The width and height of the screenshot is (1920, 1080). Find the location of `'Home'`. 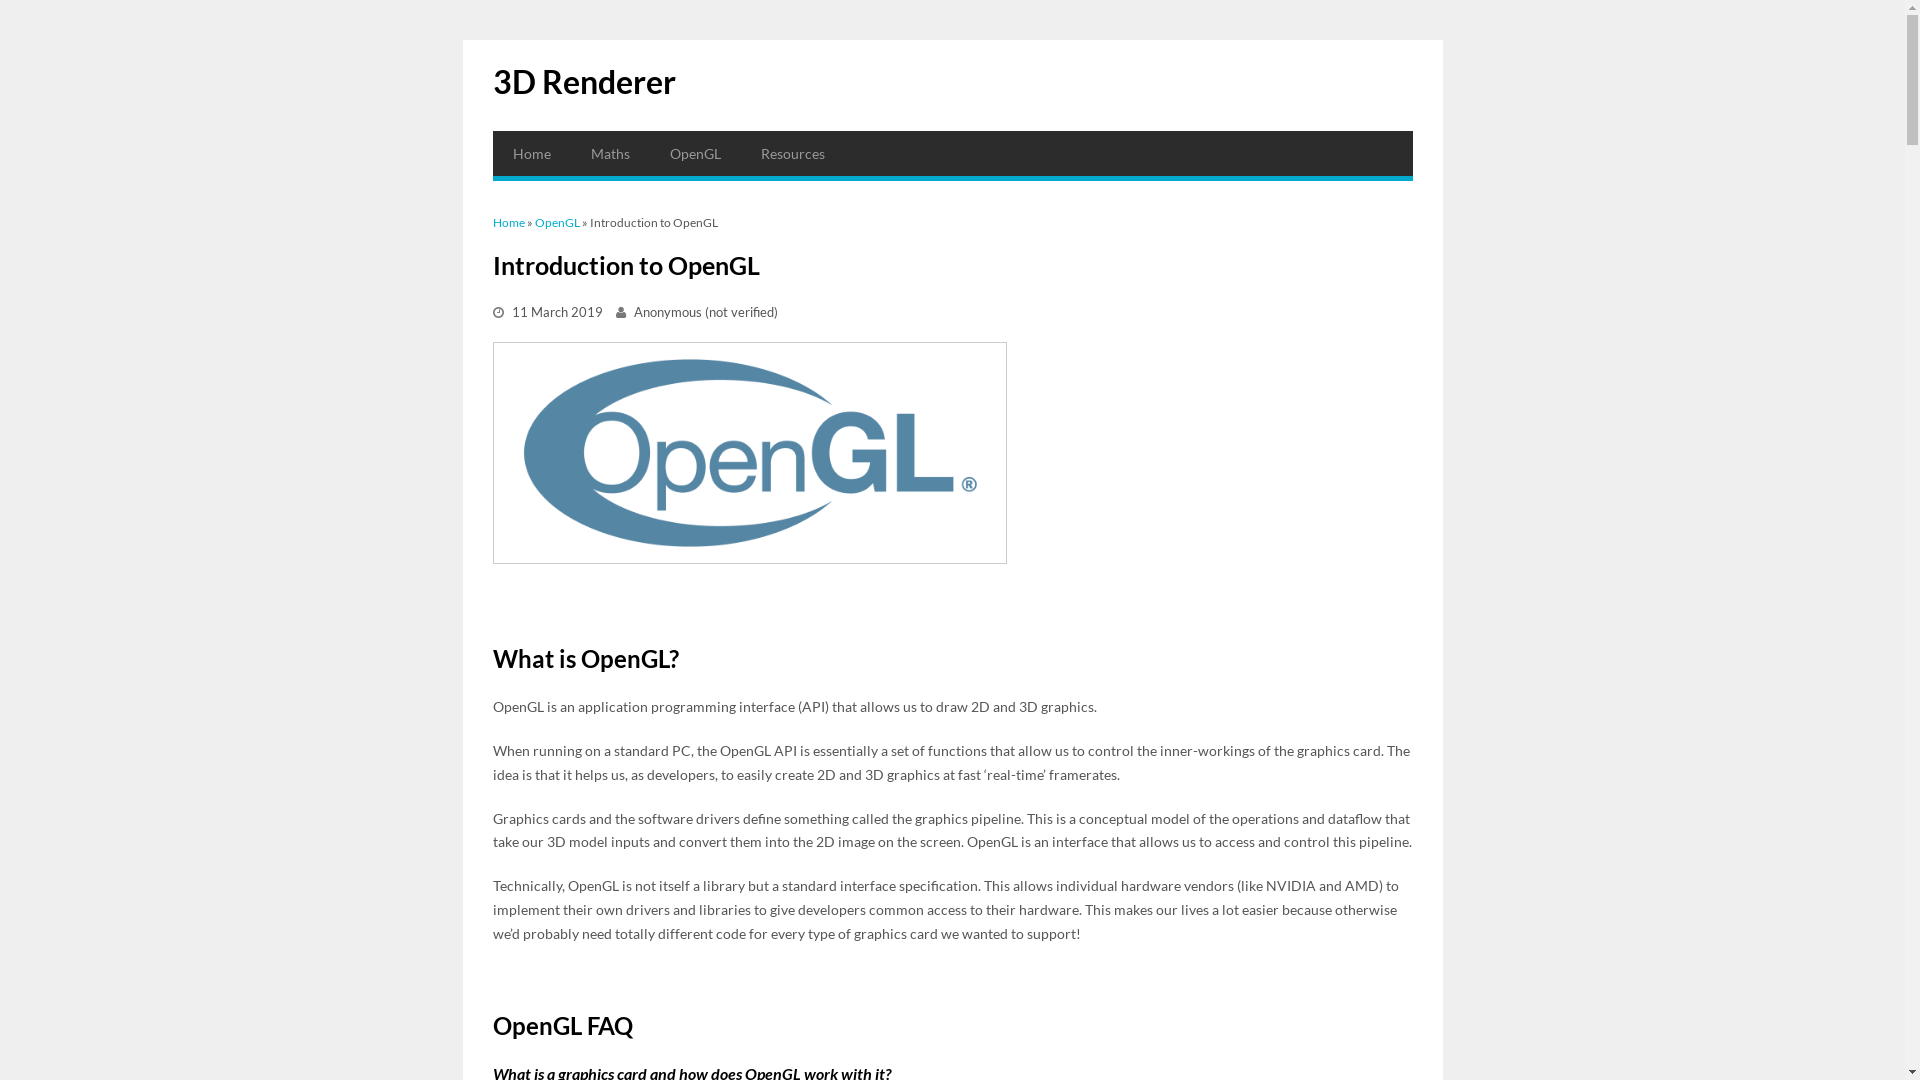

'Home' is located at coordinates (508, 222).